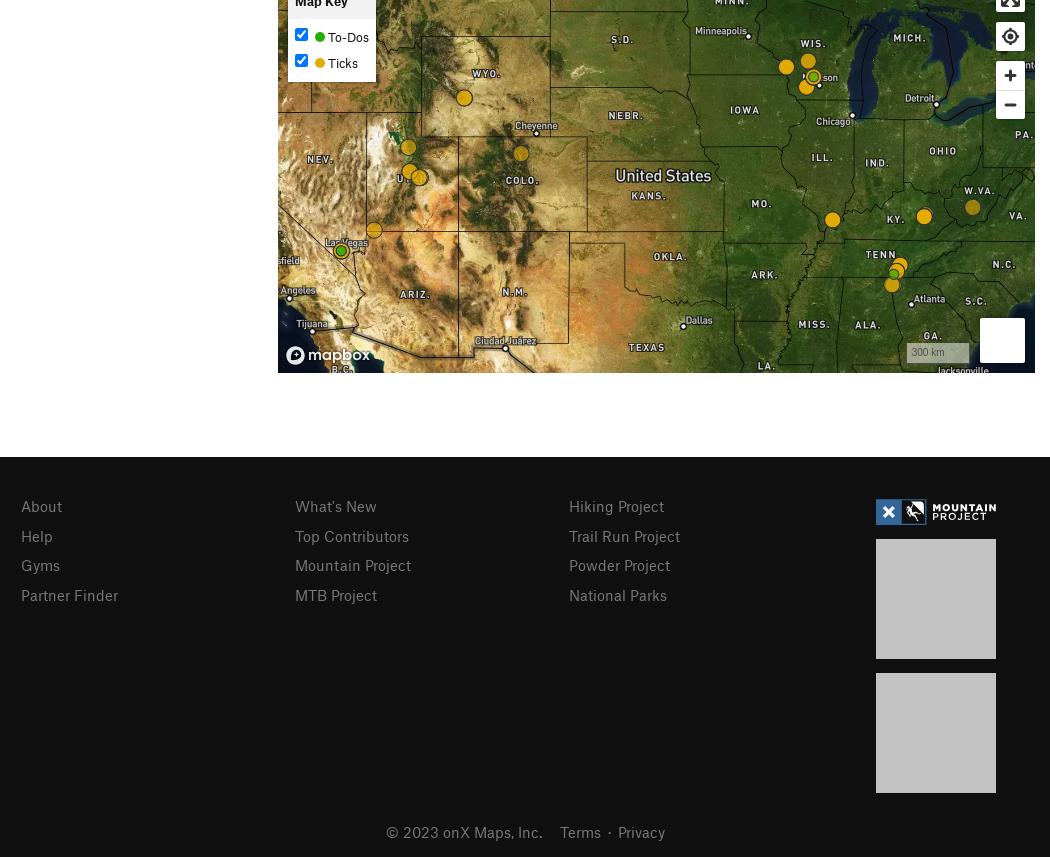 This screenshot has height=857, width=1050. Describe the element at coordinates (339, 61) in the screenshot. I see `'Ticks'` at that location.